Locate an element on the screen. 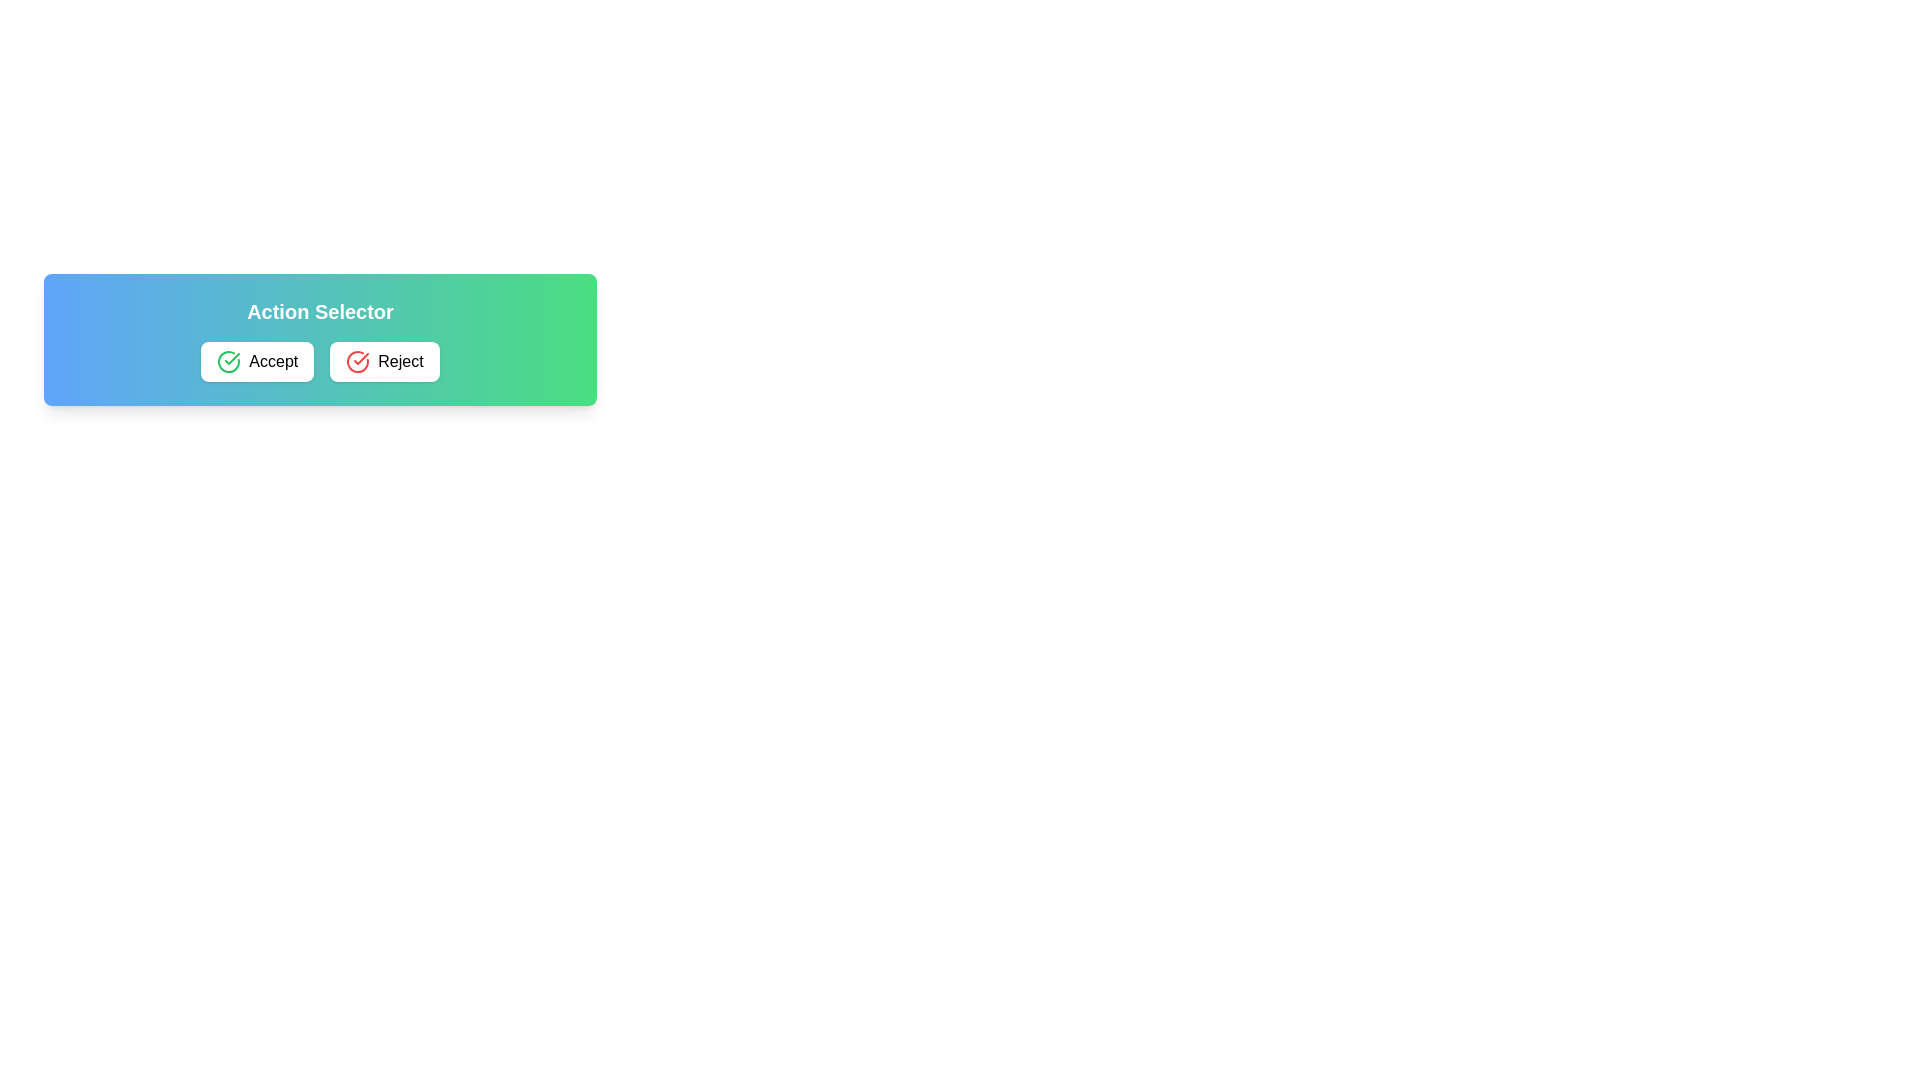  the 'Accept' button, which is a rectangular button with the text 'Accept' next to a green circular check icon, to change its background color to light gray is located at coordinates (256, 362).